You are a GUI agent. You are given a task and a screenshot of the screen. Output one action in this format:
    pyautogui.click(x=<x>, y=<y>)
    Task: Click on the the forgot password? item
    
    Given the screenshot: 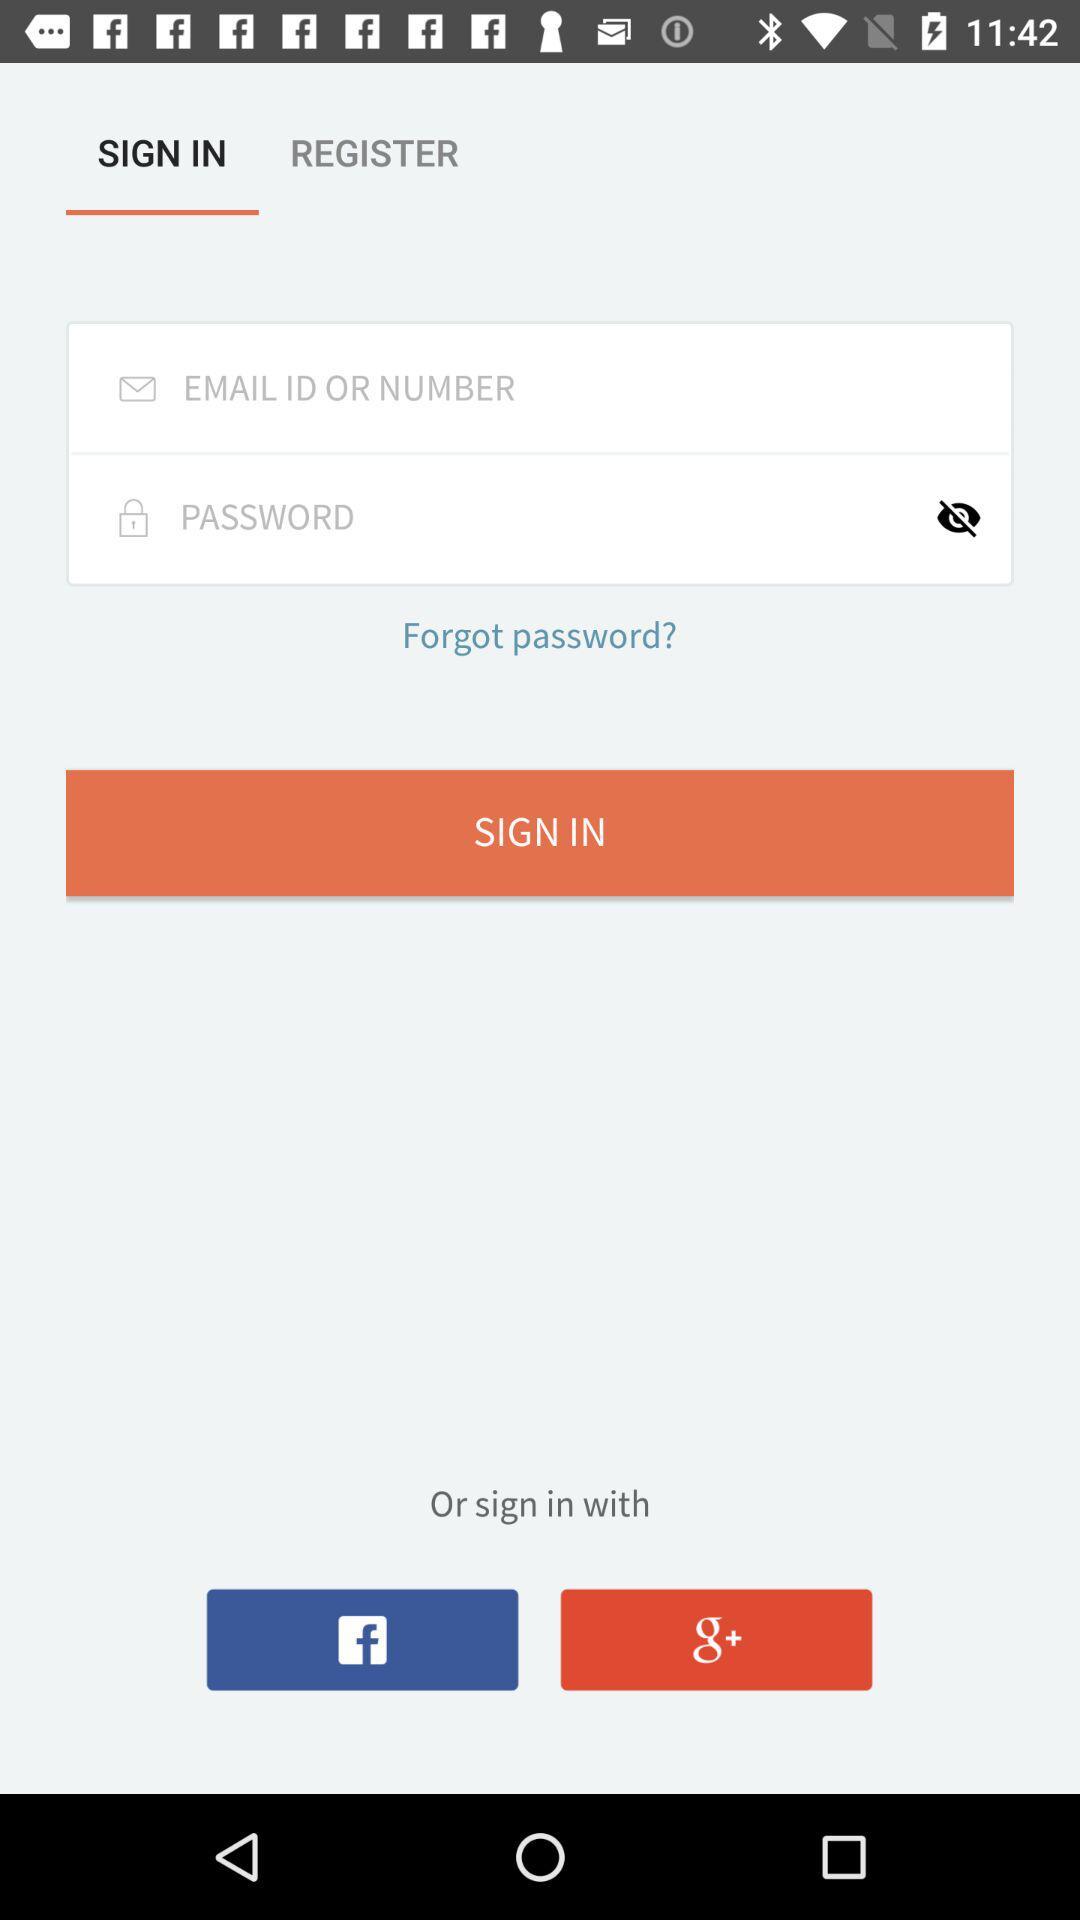 What is the action you would take?
    pyautogui.click(x=538, y=637)
    